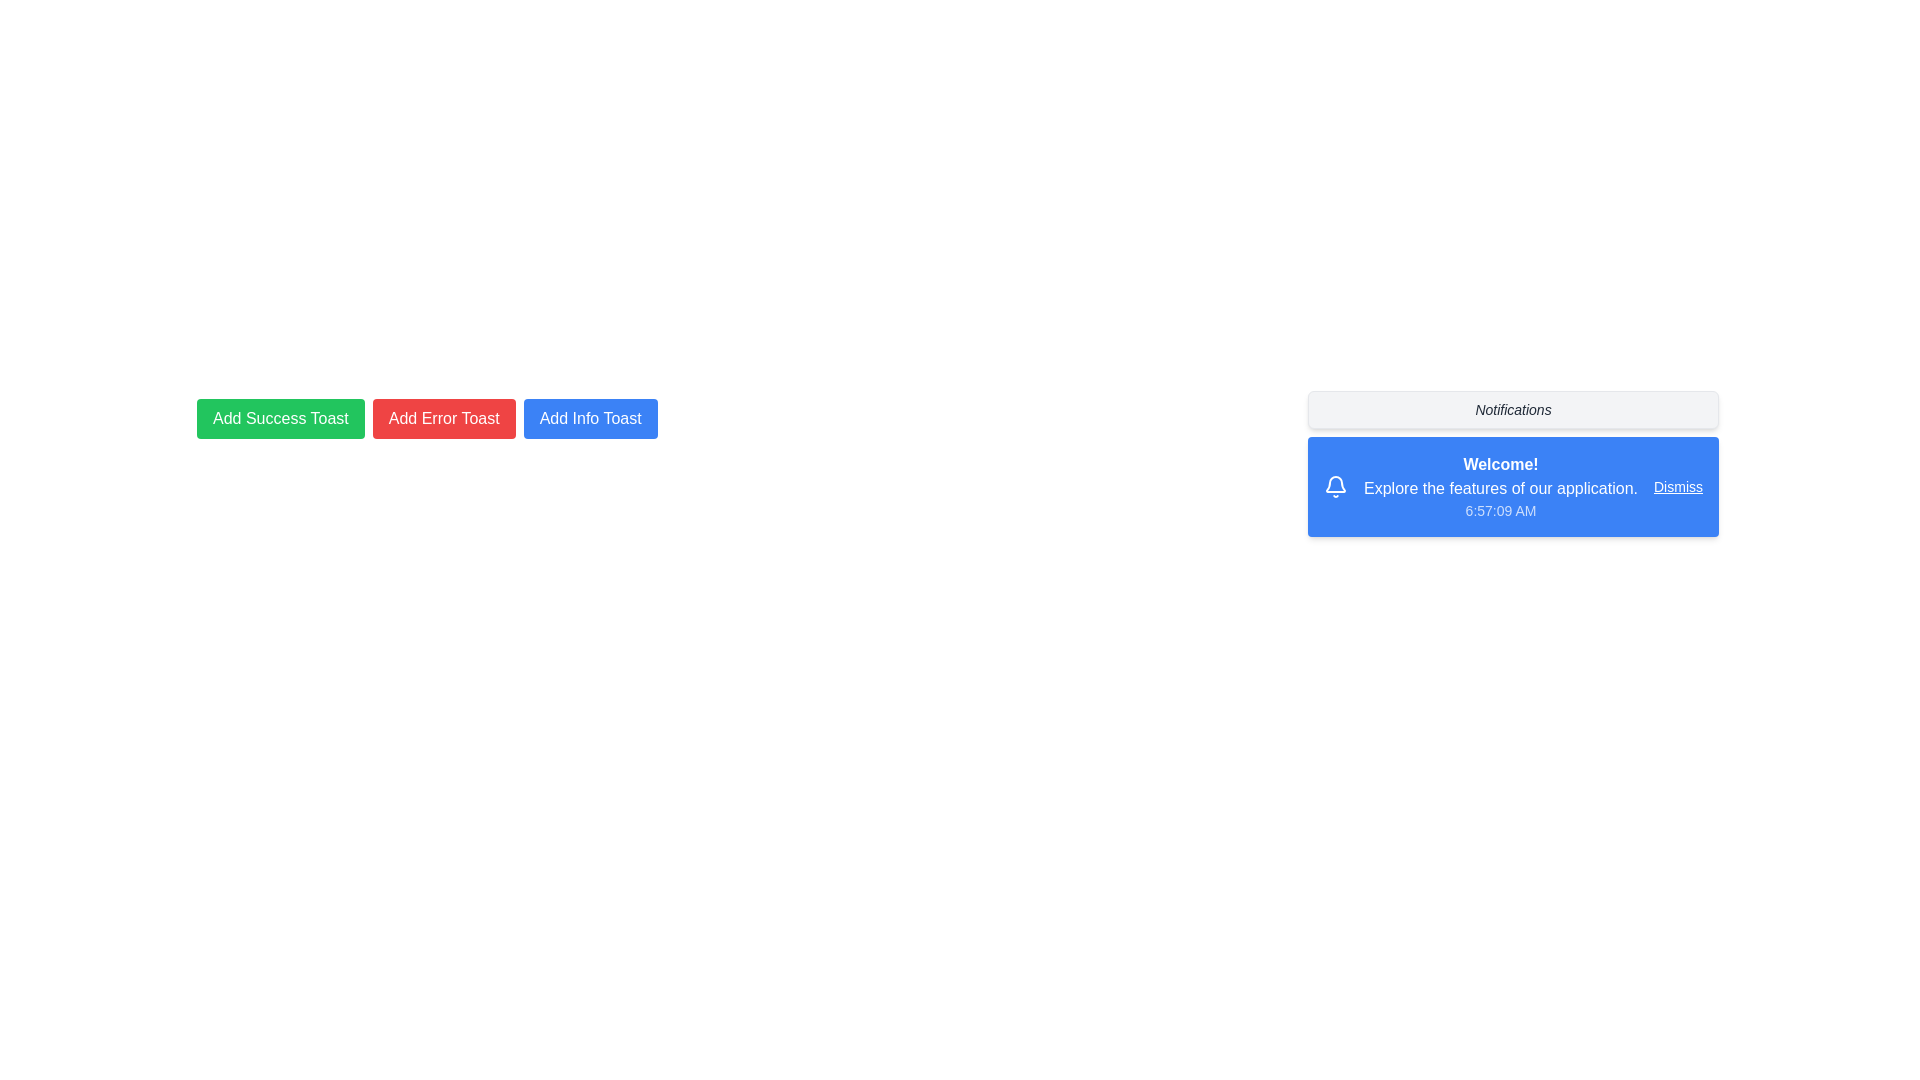 This screenshot has width=1920, height=1080. What do you see at coordinates (1501, 464) in the screenshot?
I see `the text label displaying 'Welcome!' in white on a blue background` at bounding box center [1501, 464].